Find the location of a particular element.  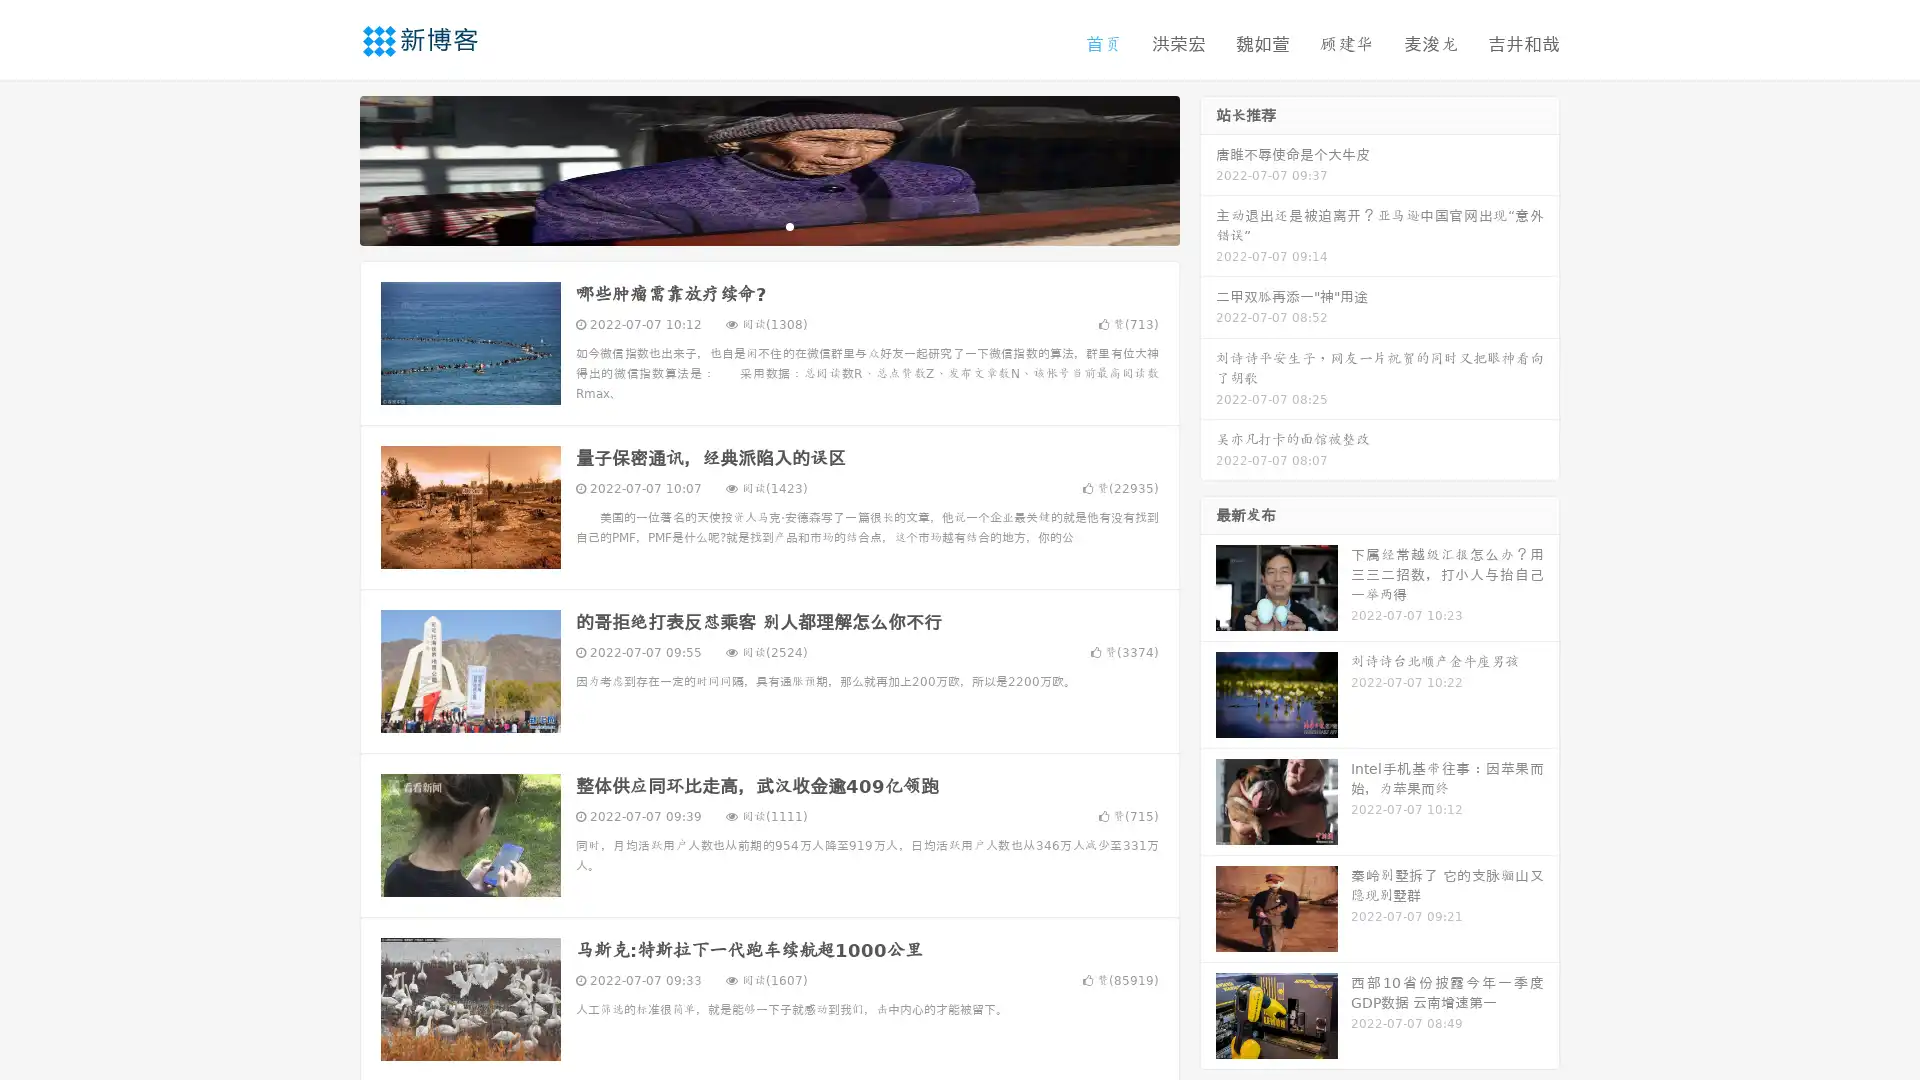

Go to slide 2 is located at coordinates (768, 225).